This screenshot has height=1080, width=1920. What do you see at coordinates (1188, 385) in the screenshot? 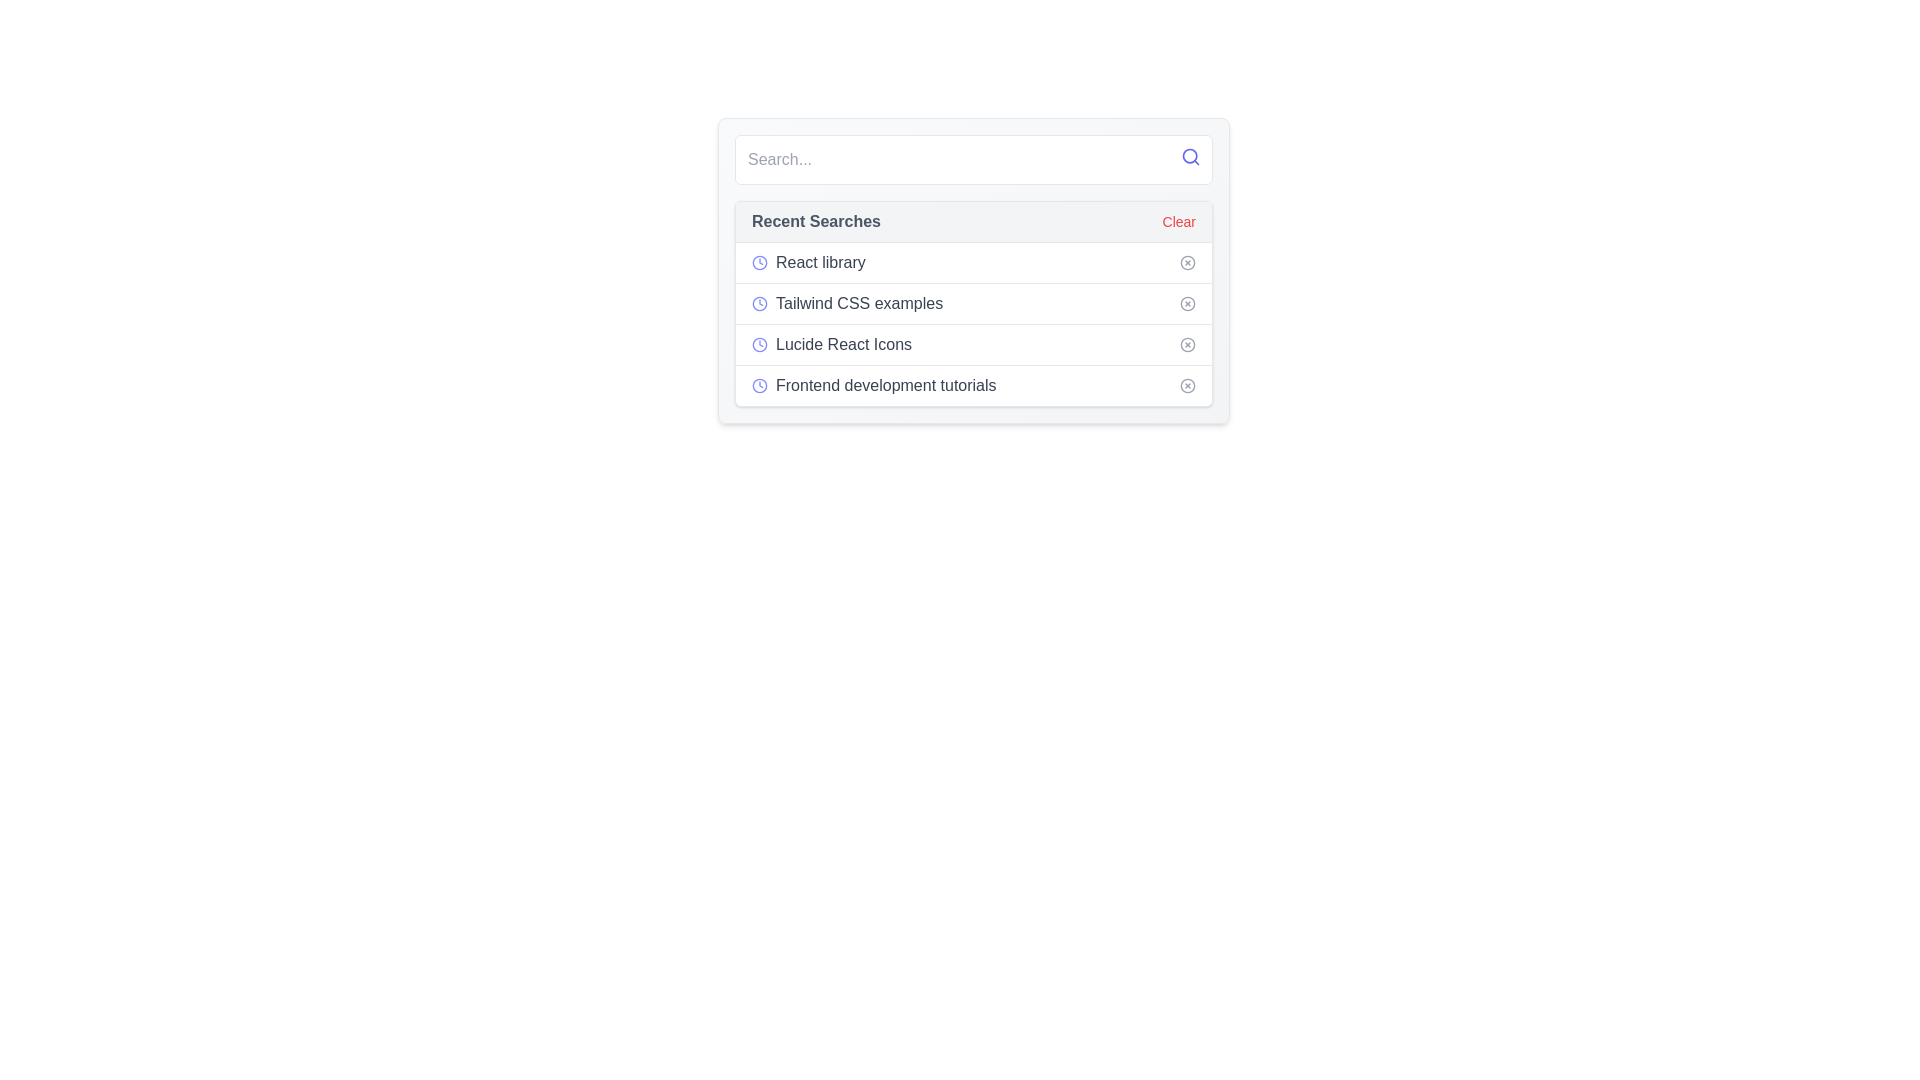
I see `the small circular 'X' icon button at the far-right of the 'Frontend development tutorials' row to change its color to red` at bounding box center [1188, 385].